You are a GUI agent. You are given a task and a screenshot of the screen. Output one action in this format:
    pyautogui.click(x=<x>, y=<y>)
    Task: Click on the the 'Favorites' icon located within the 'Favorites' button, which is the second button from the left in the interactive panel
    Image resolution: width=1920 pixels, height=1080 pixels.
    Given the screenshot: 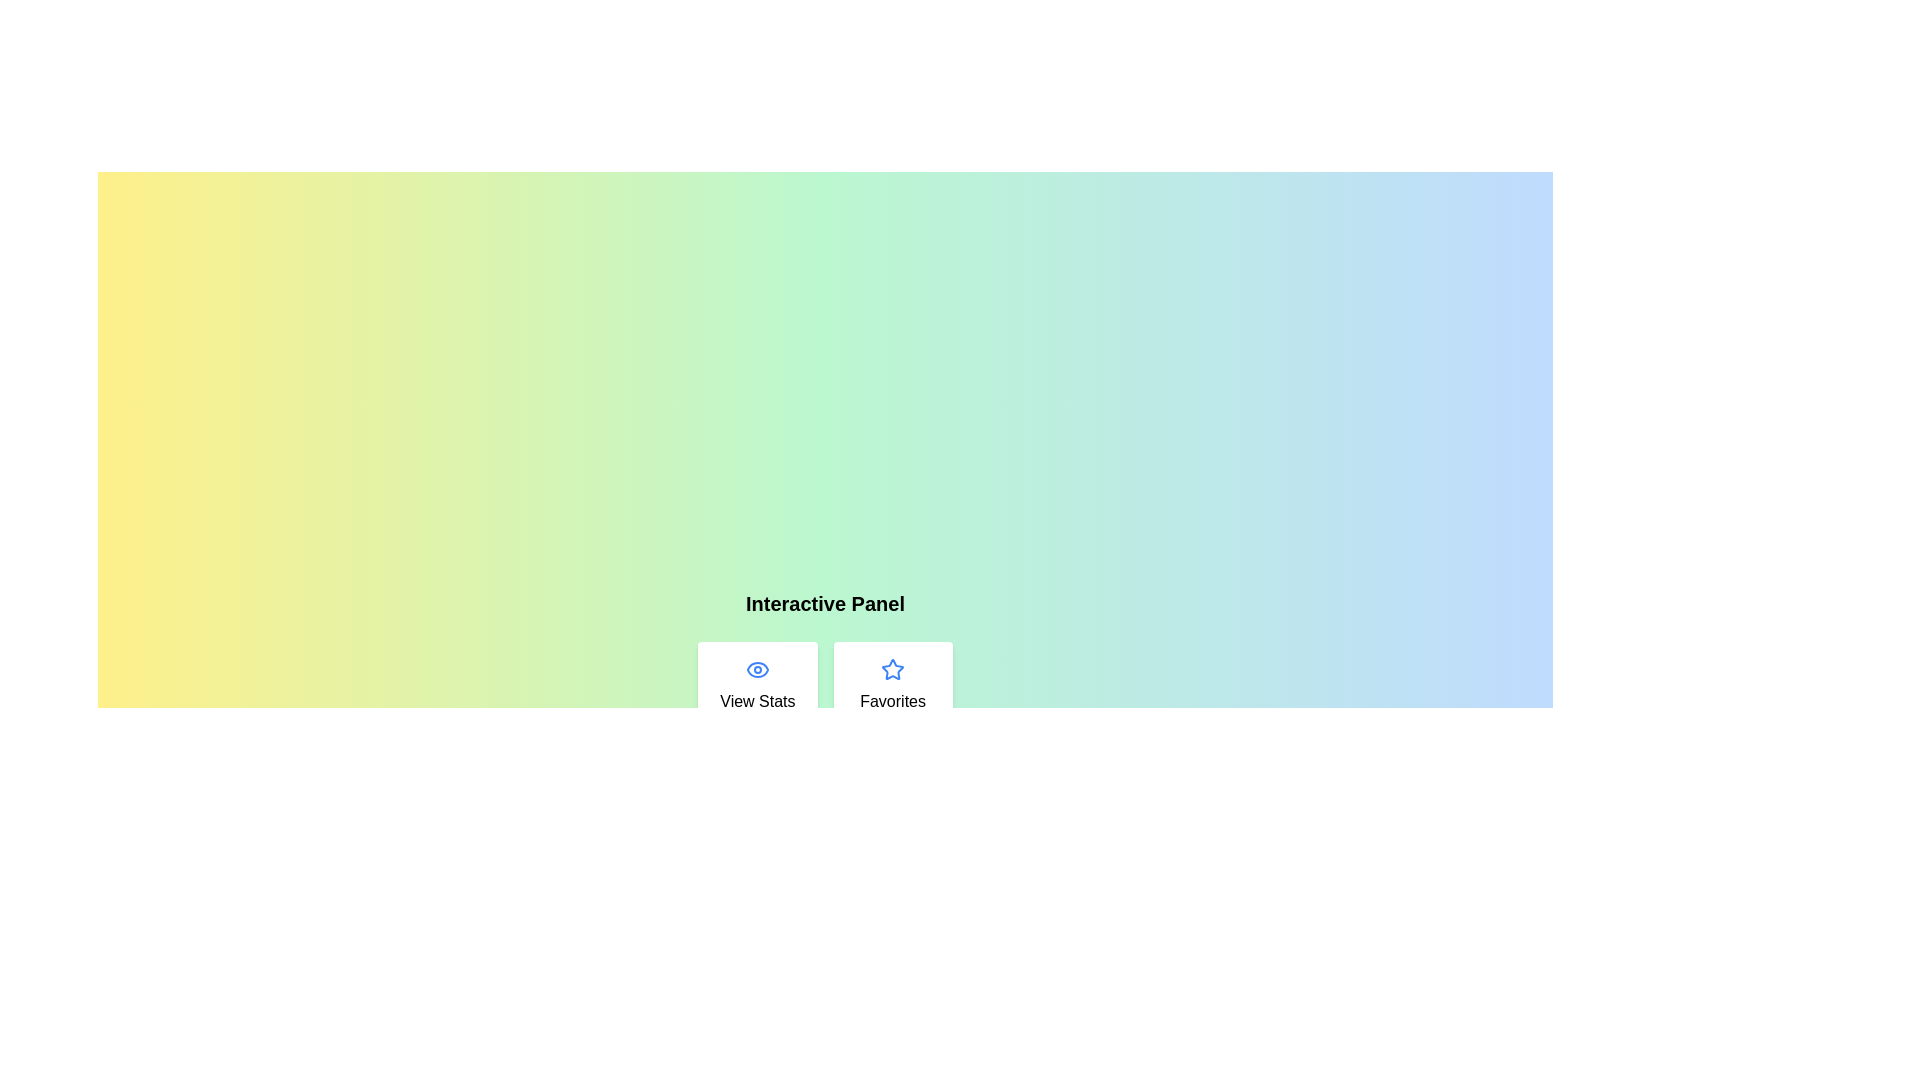 What is the action you would take?
    pyautogui.click(x=891, y=669)
    